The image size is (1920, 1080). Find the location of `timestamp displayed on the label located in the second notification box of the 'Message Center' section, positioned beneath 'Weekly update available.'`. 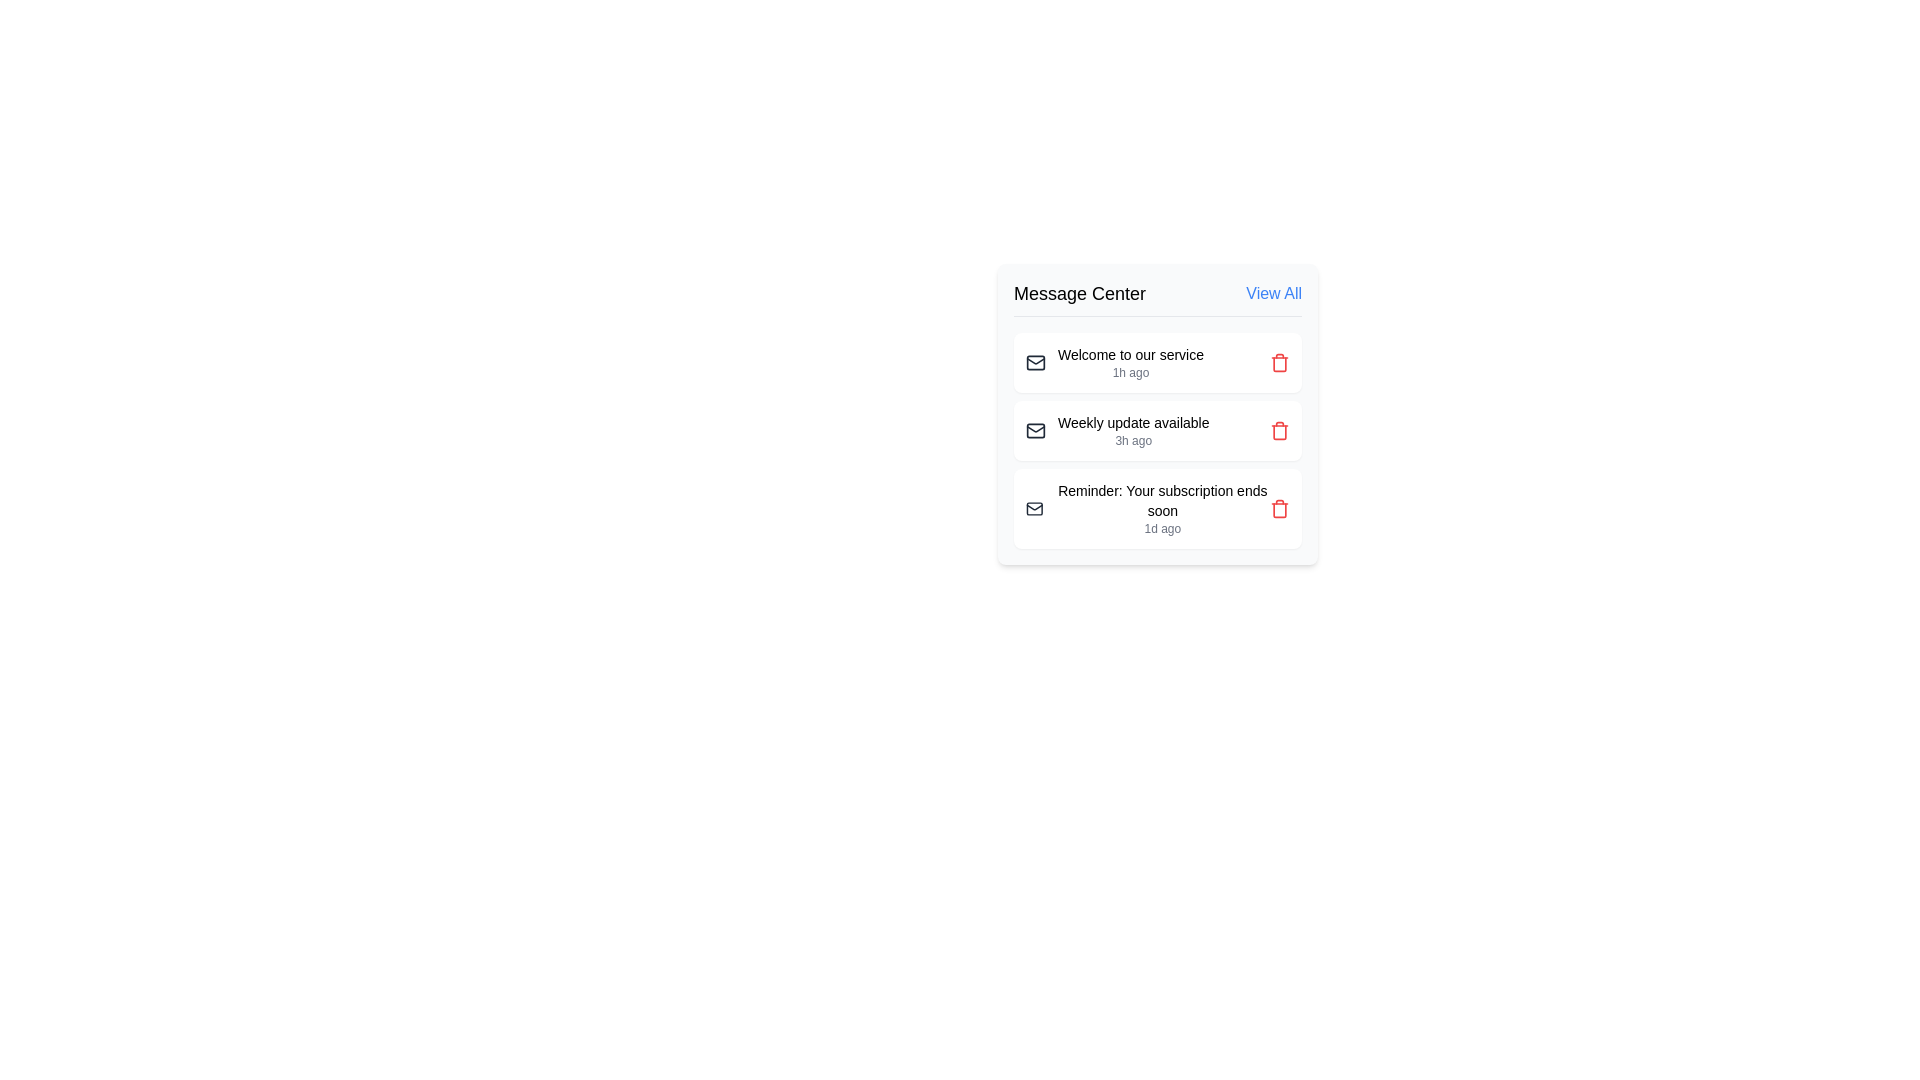

timestamp displayed on the label located in the second notification box of the 'Message Center' section, positioned beneath 'Weekly update available.' is located at coordinates (1133, 439).